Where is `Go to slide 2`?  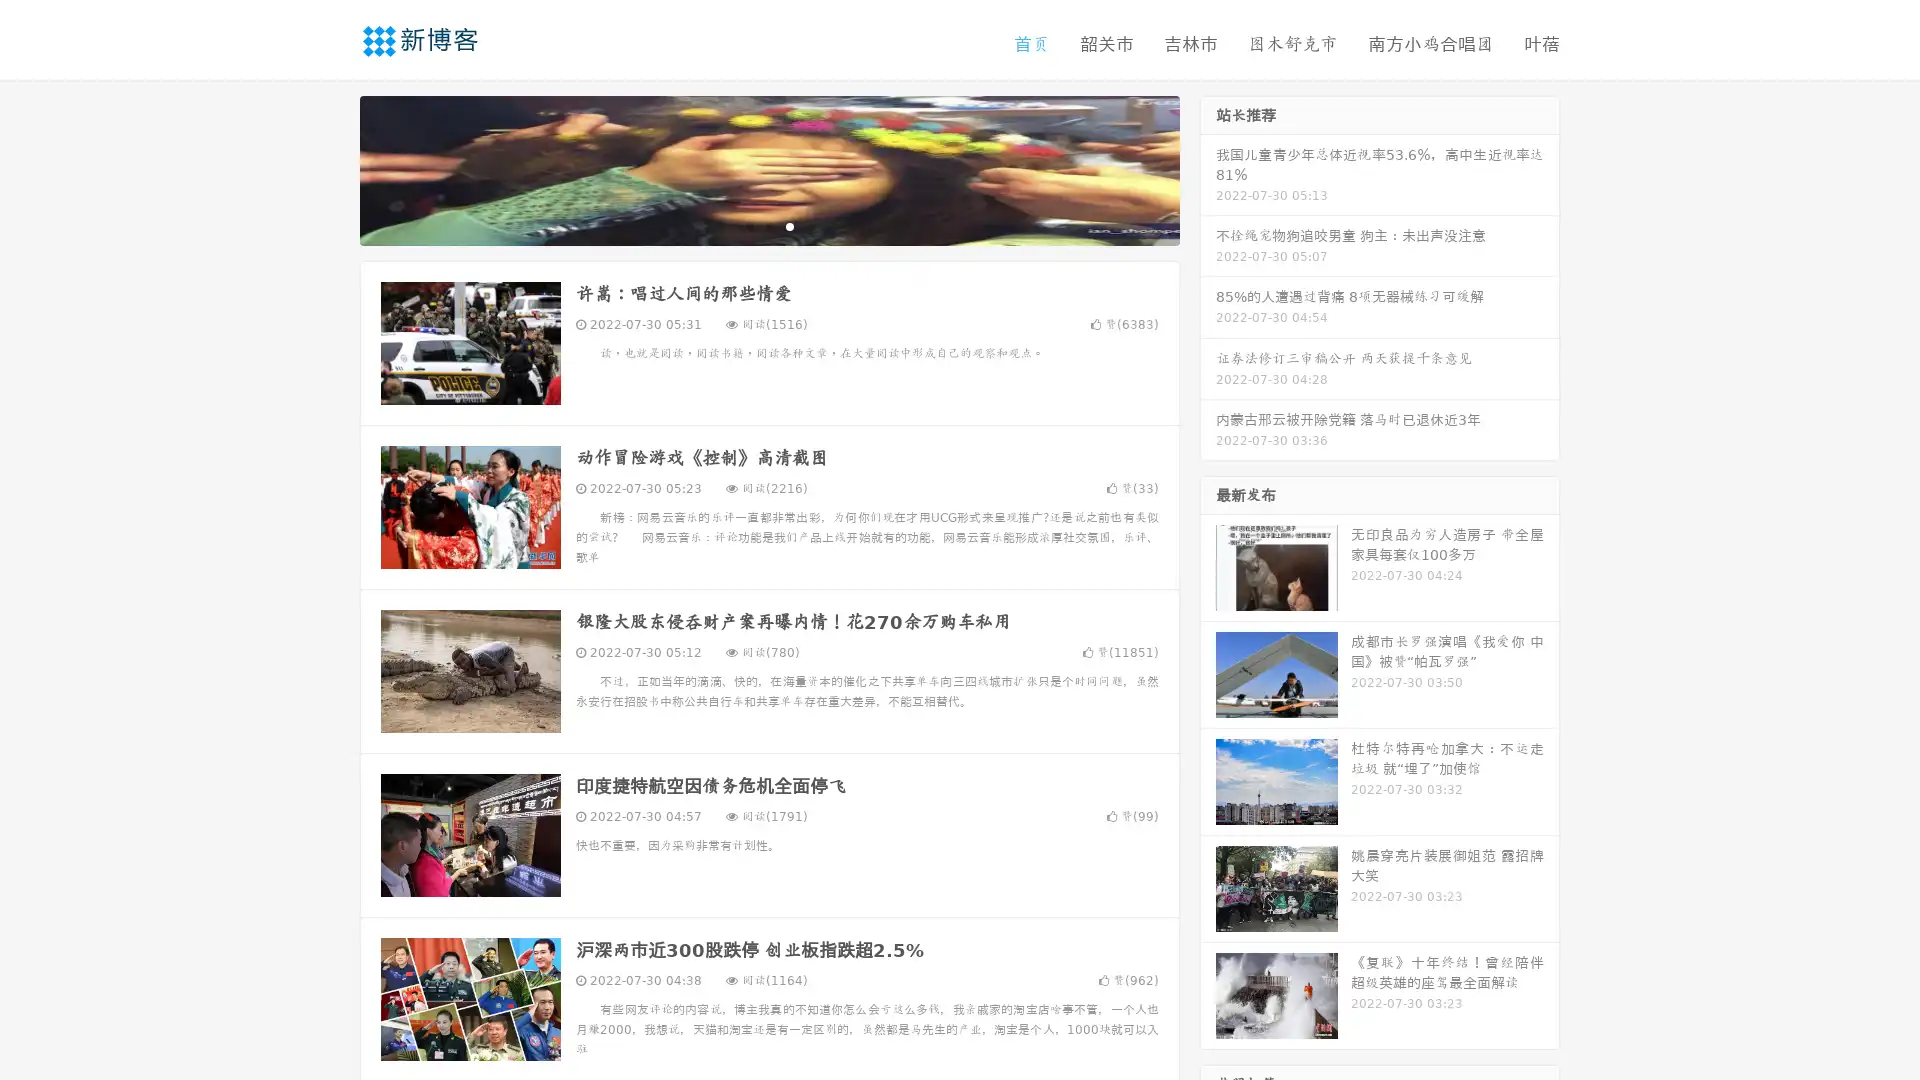 Go to slide 2 is located at coordinates (768, 225).